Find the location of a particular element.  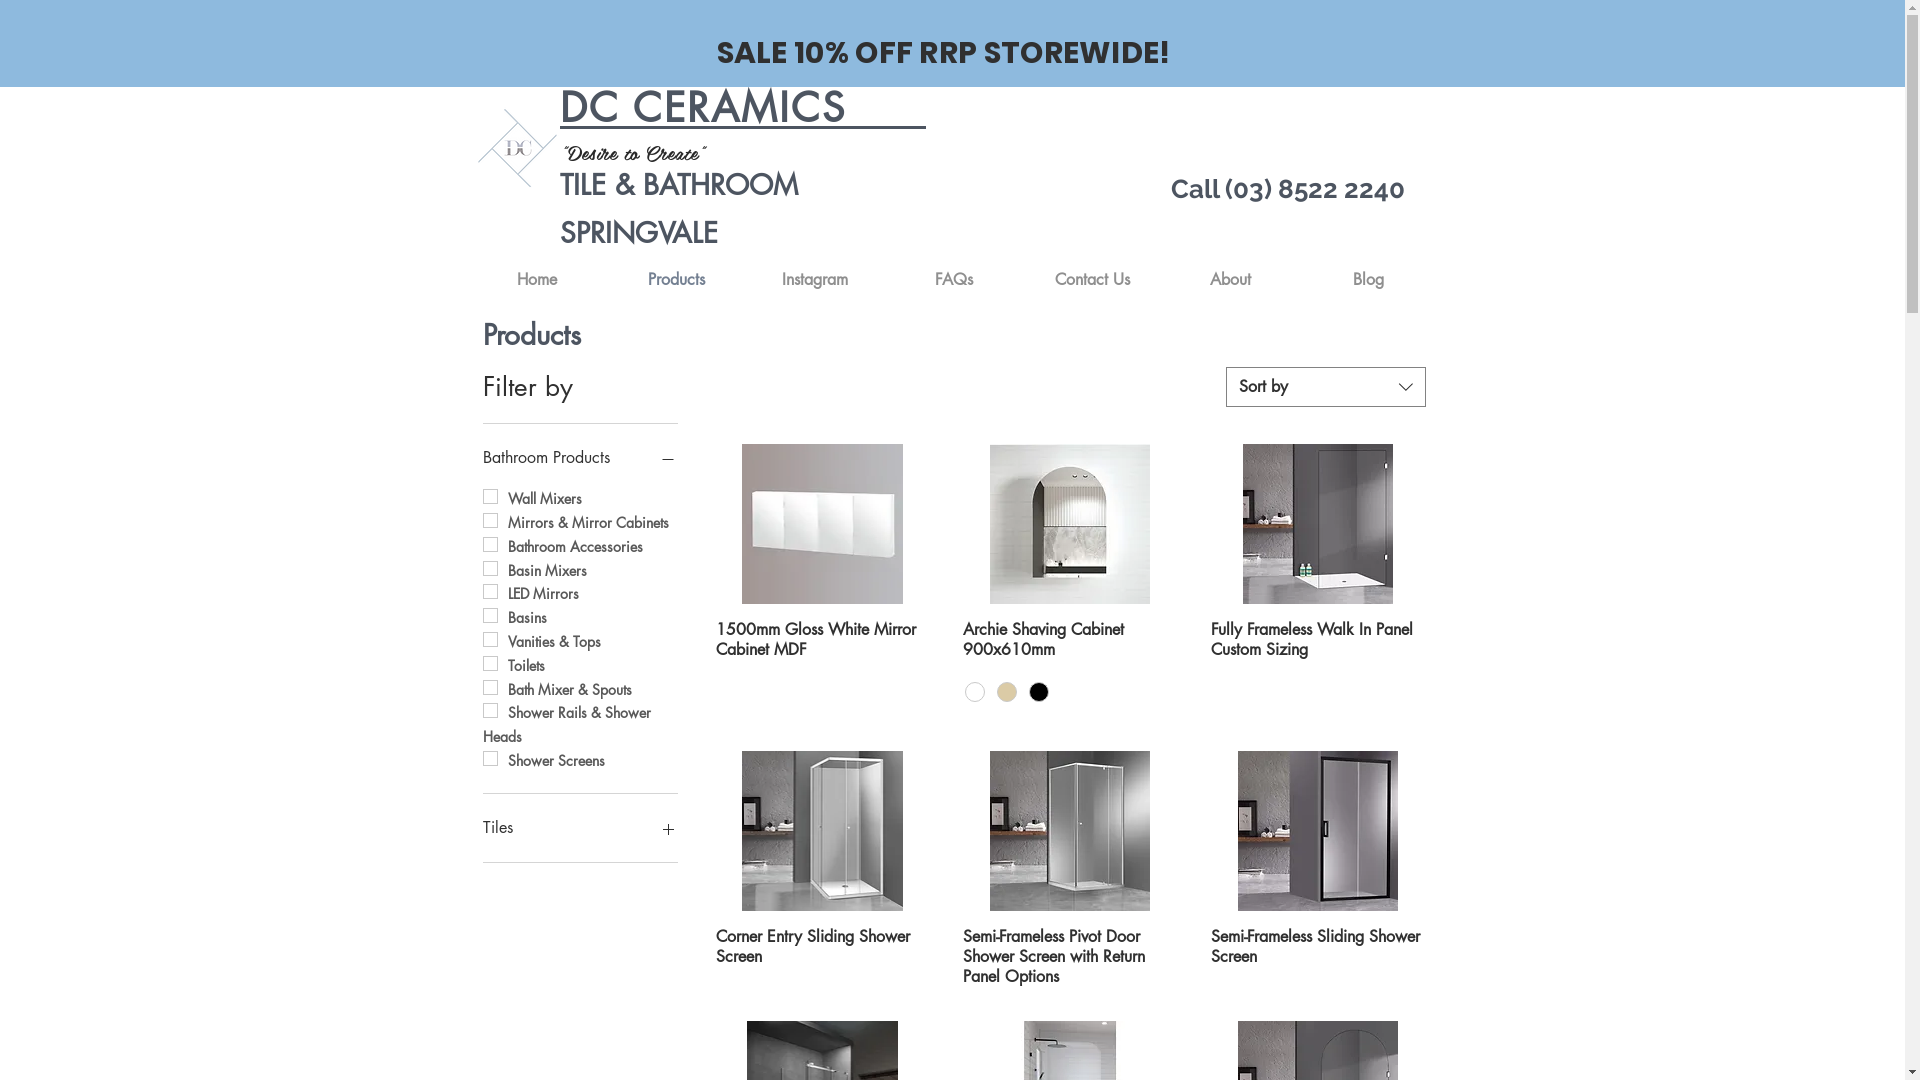

'Fully Frameless Walk In Panel Custom Sizing' is located at coordinates (1318, 668).